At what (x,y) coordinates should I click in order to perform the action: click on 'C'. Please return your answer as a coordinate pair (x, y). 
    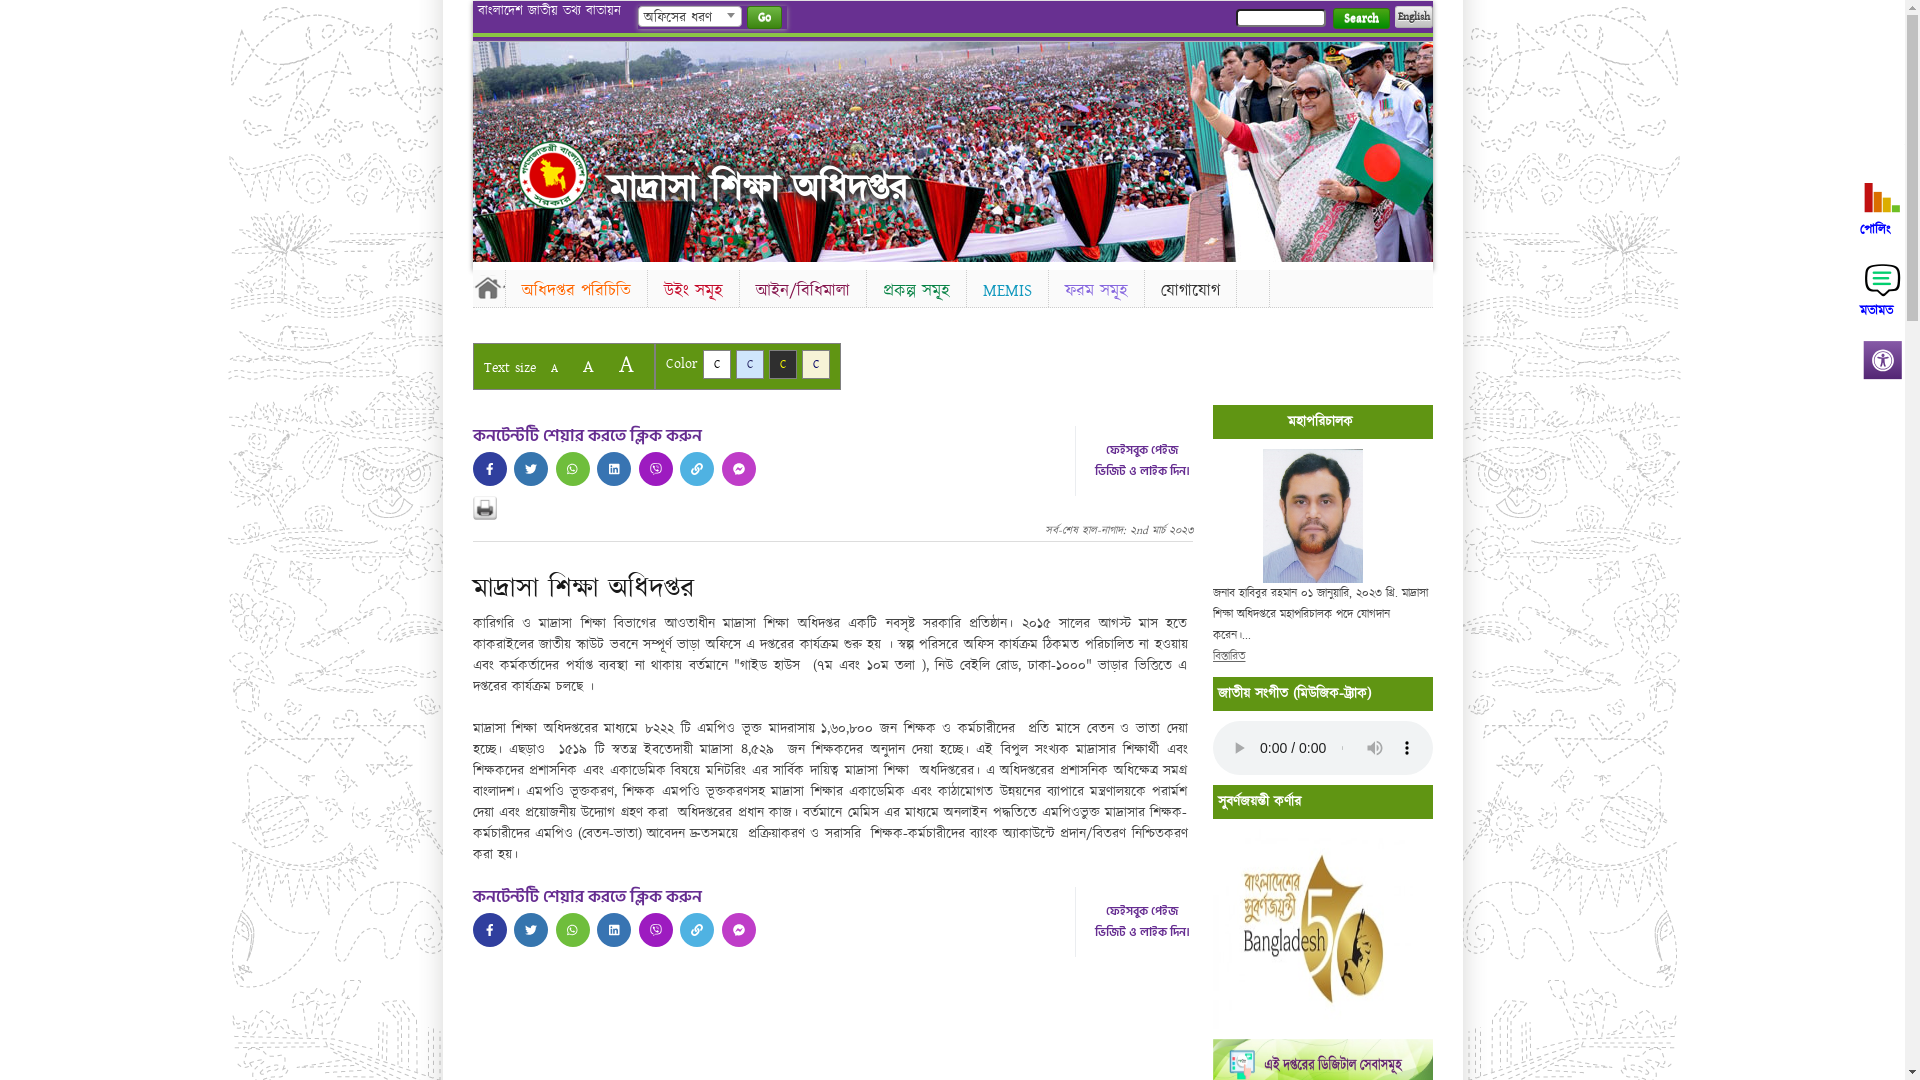
    Looking at the image, I should click on (781, 364).